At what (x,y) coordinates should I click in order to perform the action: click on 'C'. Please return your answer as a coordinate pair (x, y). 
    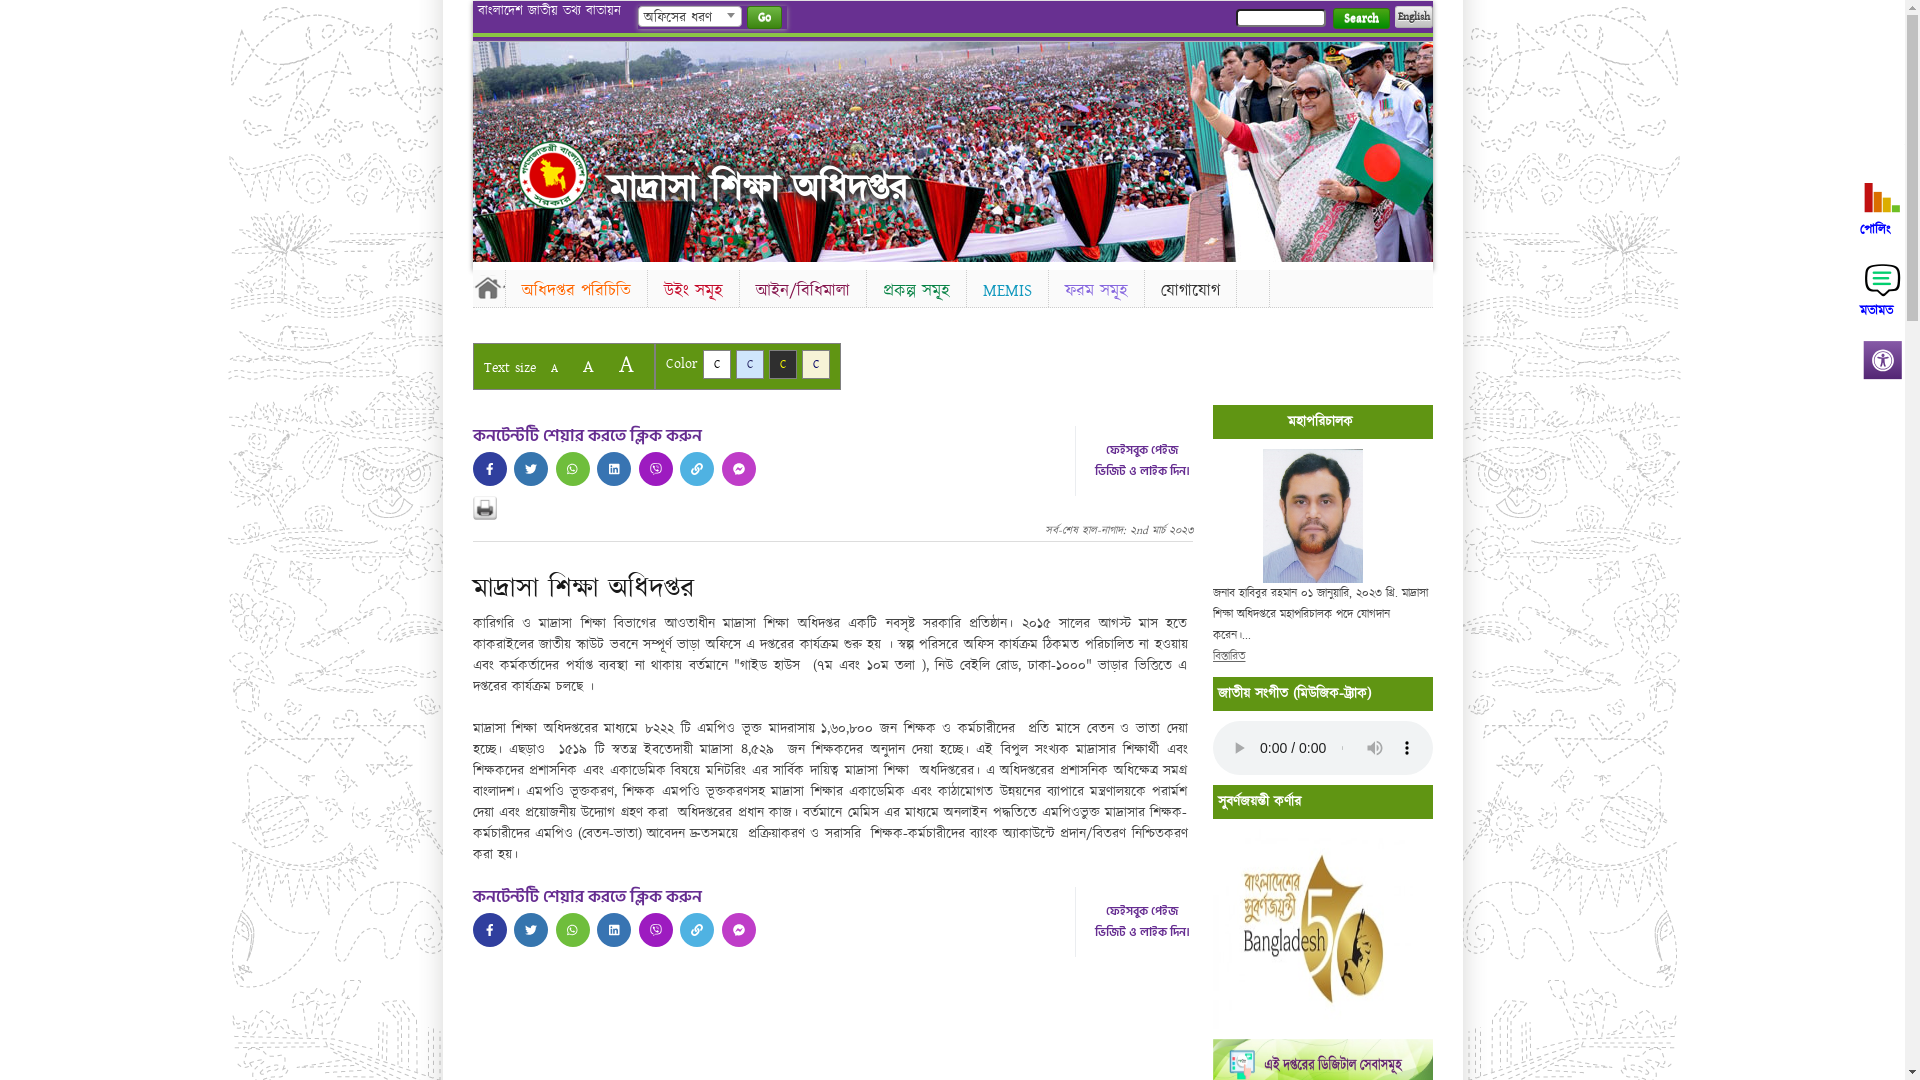
    Looking at the image, I should click on (781, 364).